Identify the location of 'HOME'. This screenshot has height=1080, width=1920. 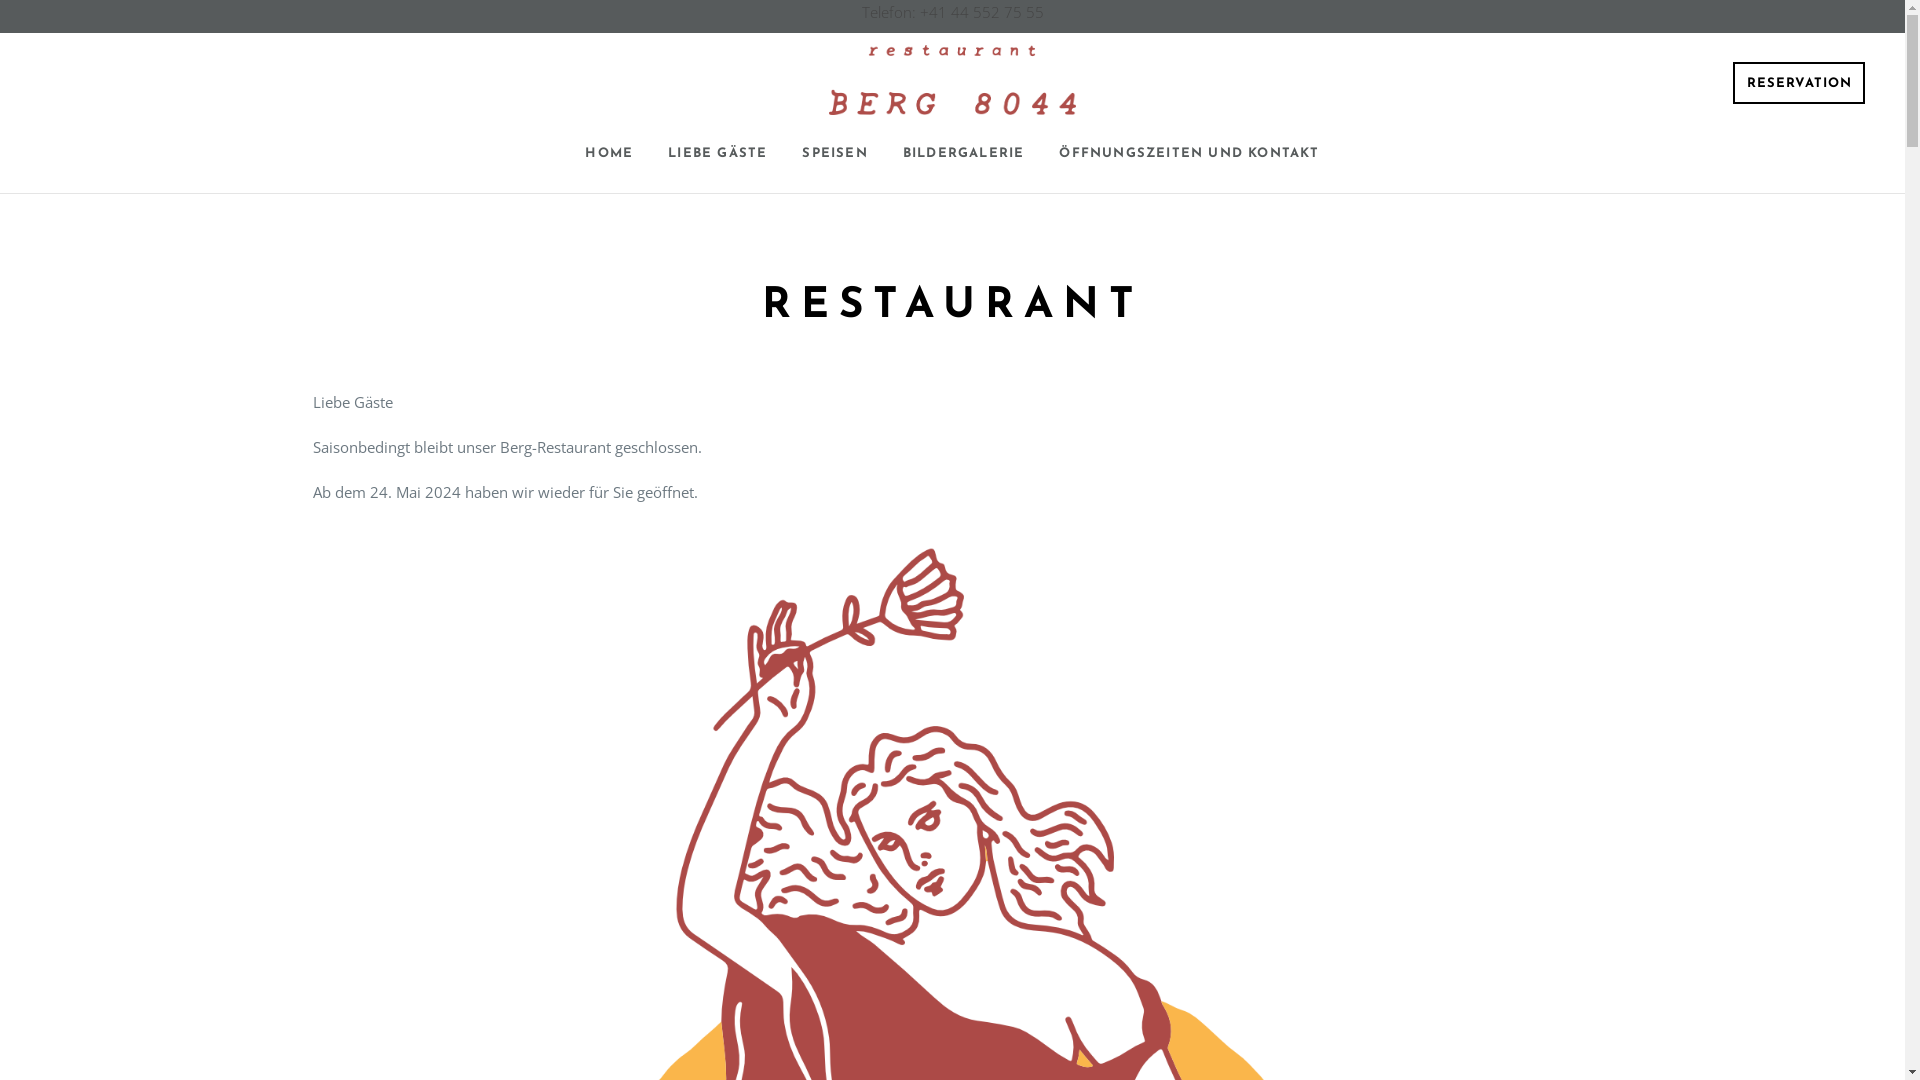
(608, 153).